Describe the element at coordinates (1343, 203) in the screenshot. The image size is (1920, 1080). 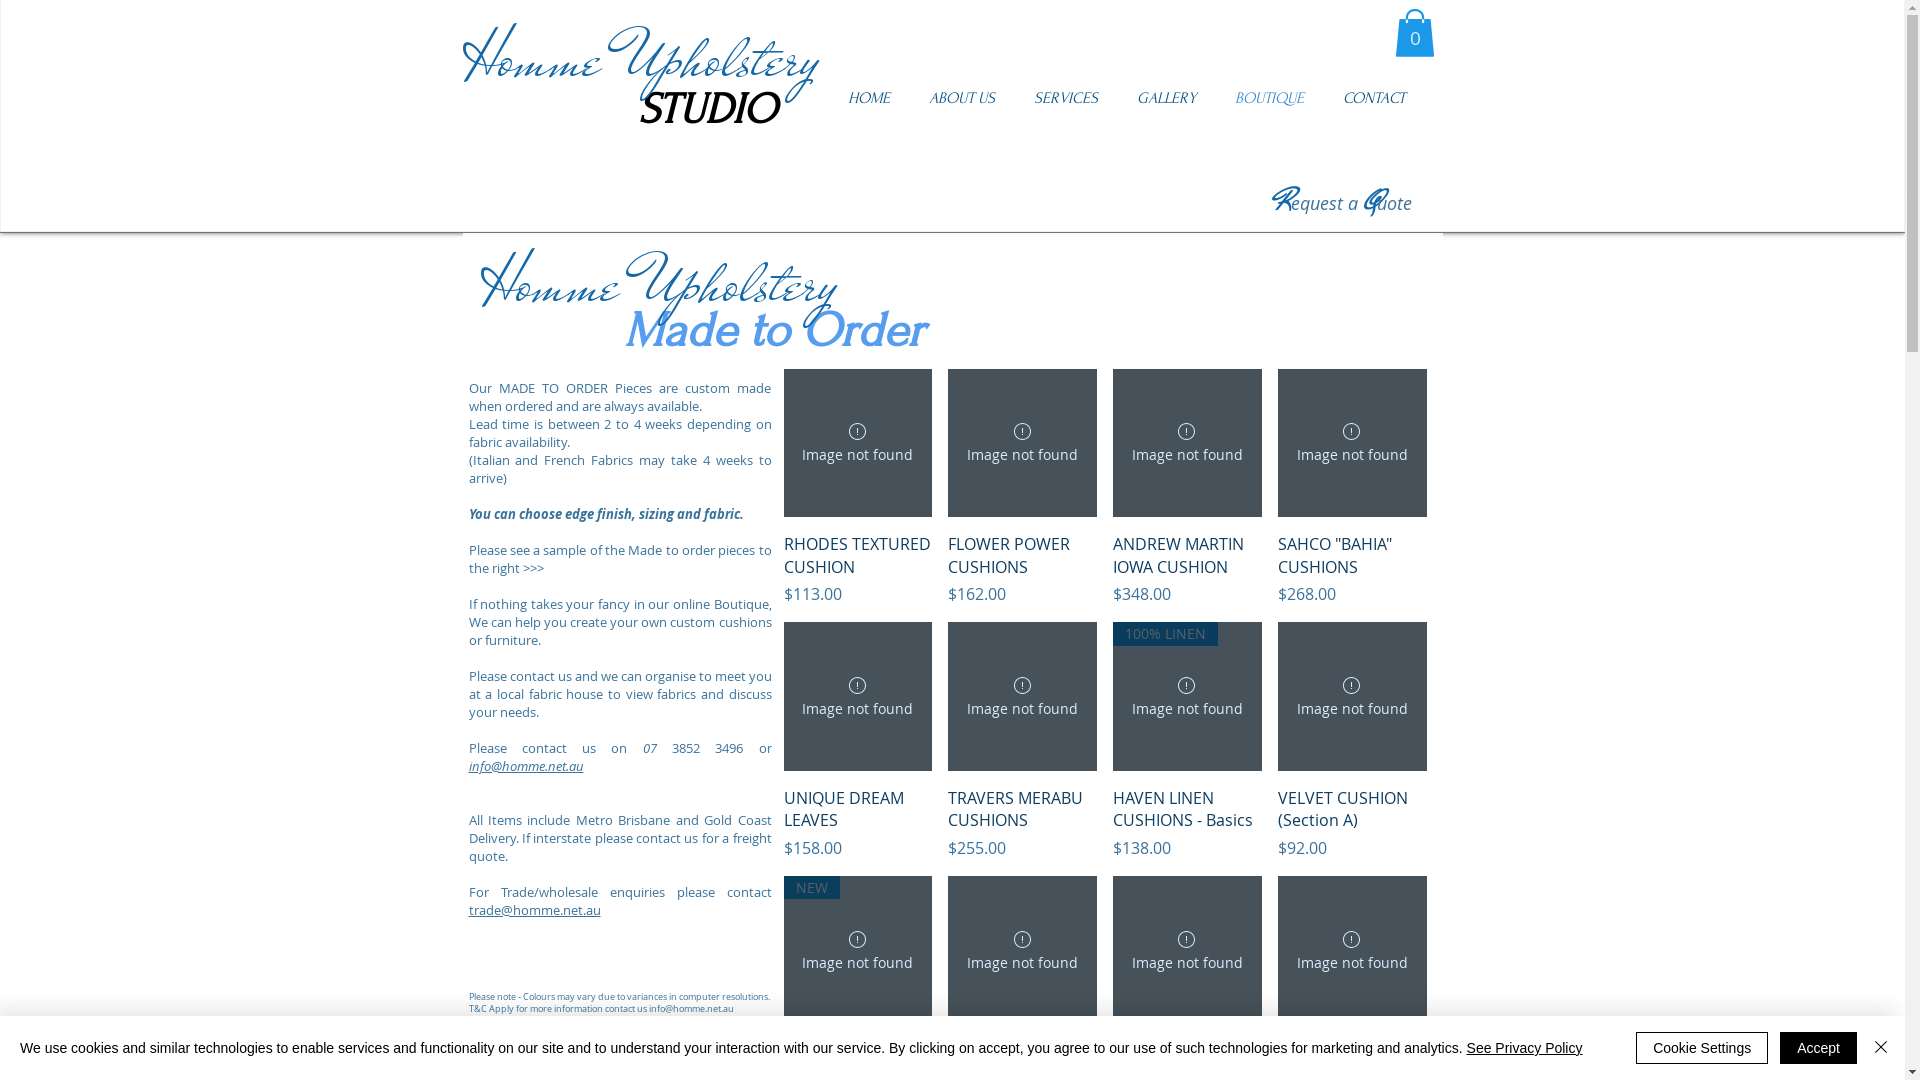
I see `'Request a Quote'` at that location.